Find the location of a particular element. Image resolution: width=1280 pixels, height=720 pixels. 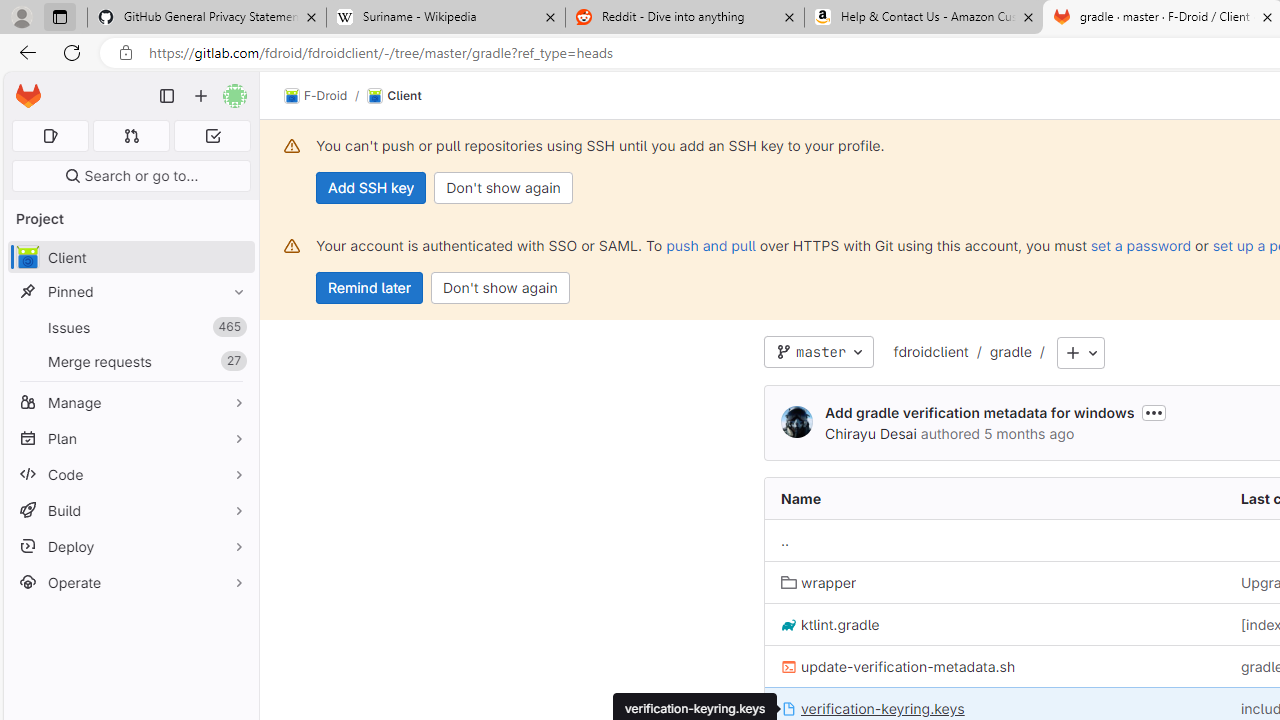

'Plan' is located at coordinates (130, 437).